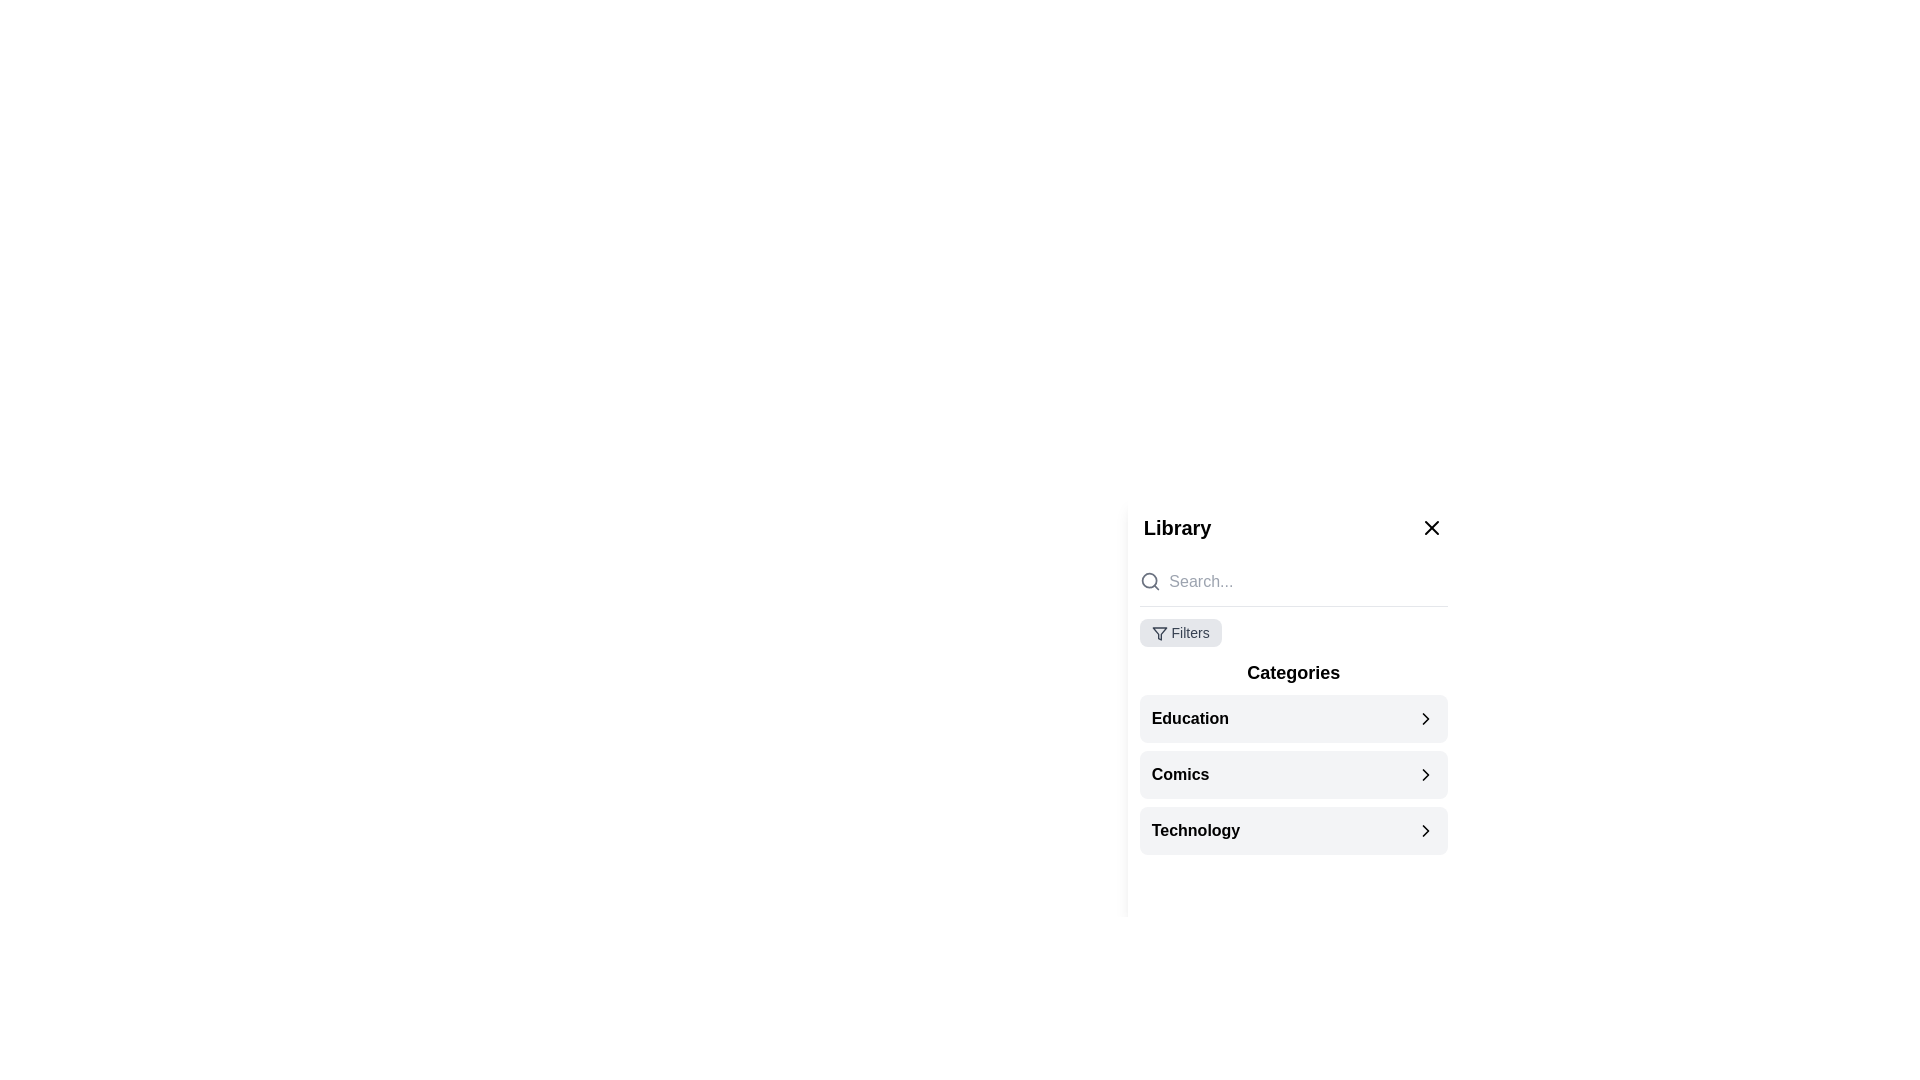  What do you see at coordinates (1424, 830) in the screenshot?
I see `the rightward pointing chevron icon located at the rightmost position of the 'Technology' category item` at bounding box center [1424, 830].